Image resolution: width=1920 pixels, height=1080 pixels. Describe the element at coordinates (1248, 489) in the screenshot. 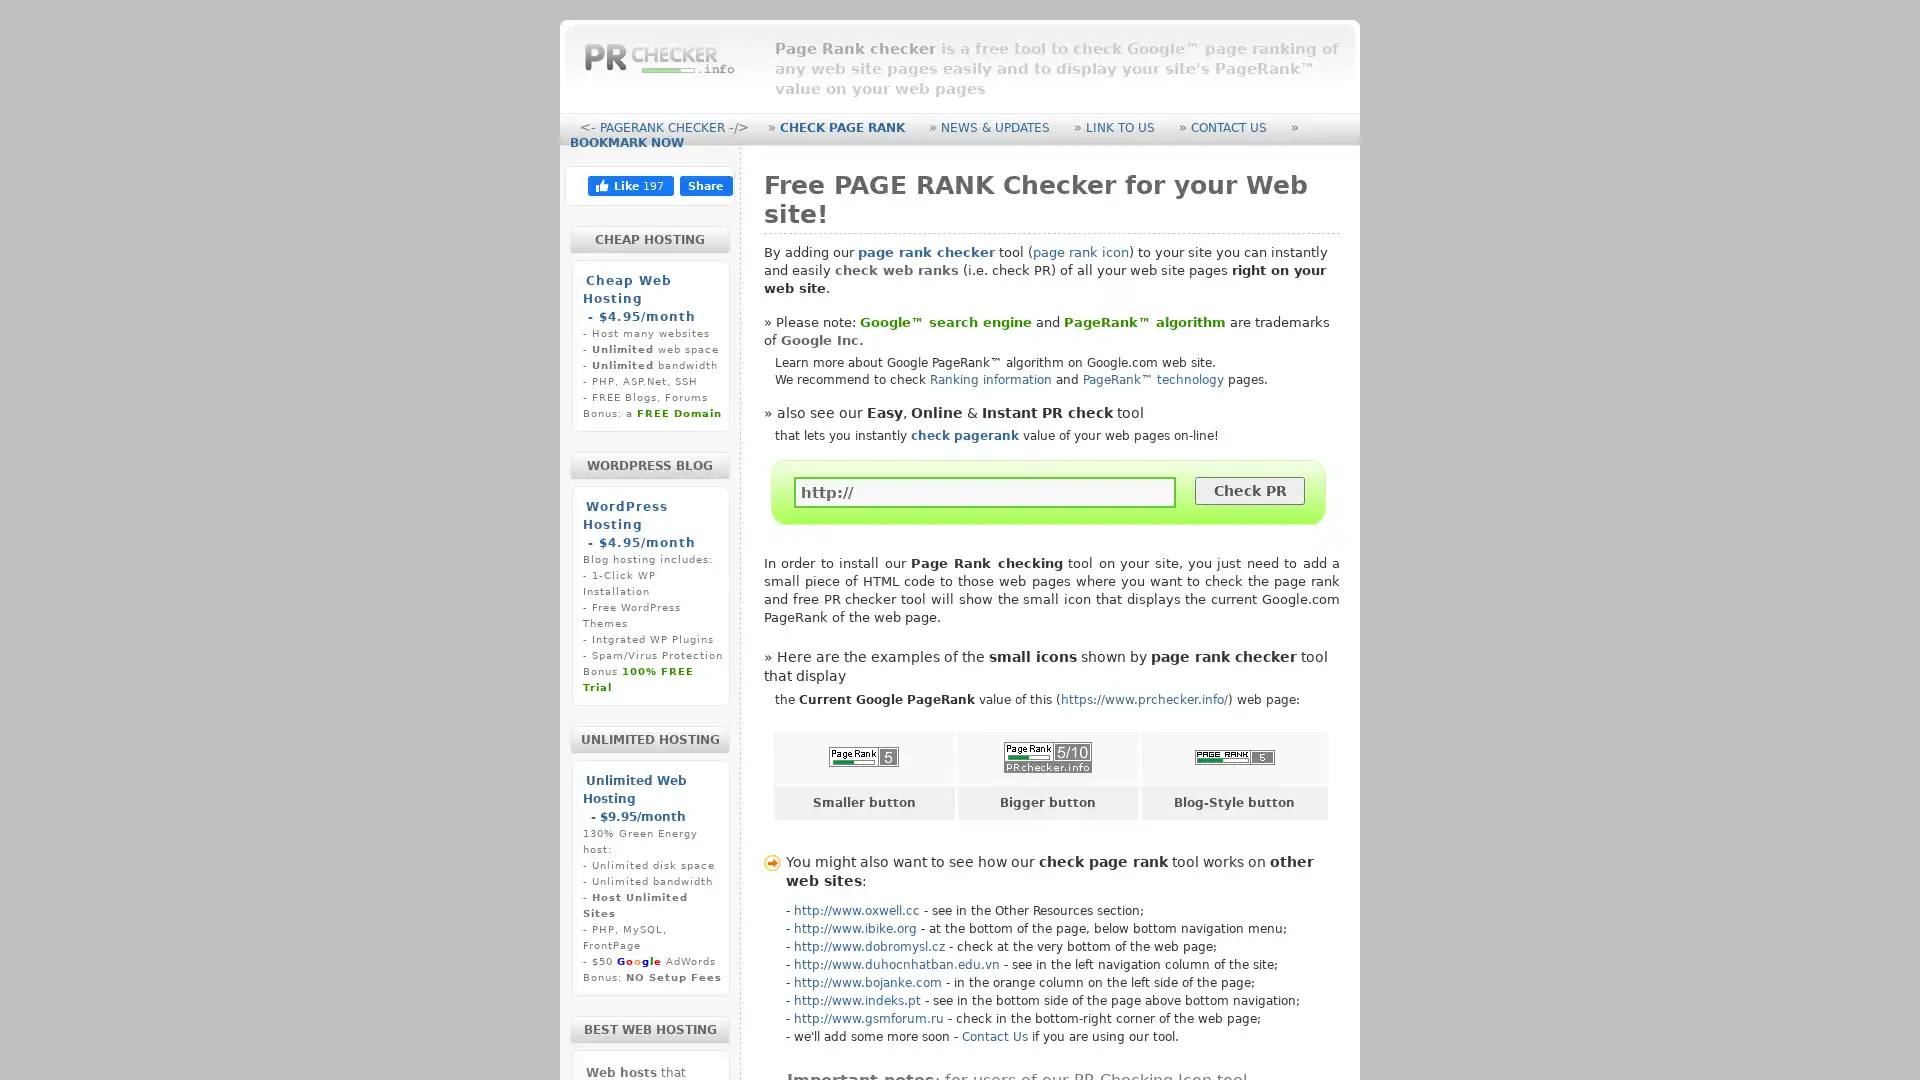

I see `Check PR` at that location.